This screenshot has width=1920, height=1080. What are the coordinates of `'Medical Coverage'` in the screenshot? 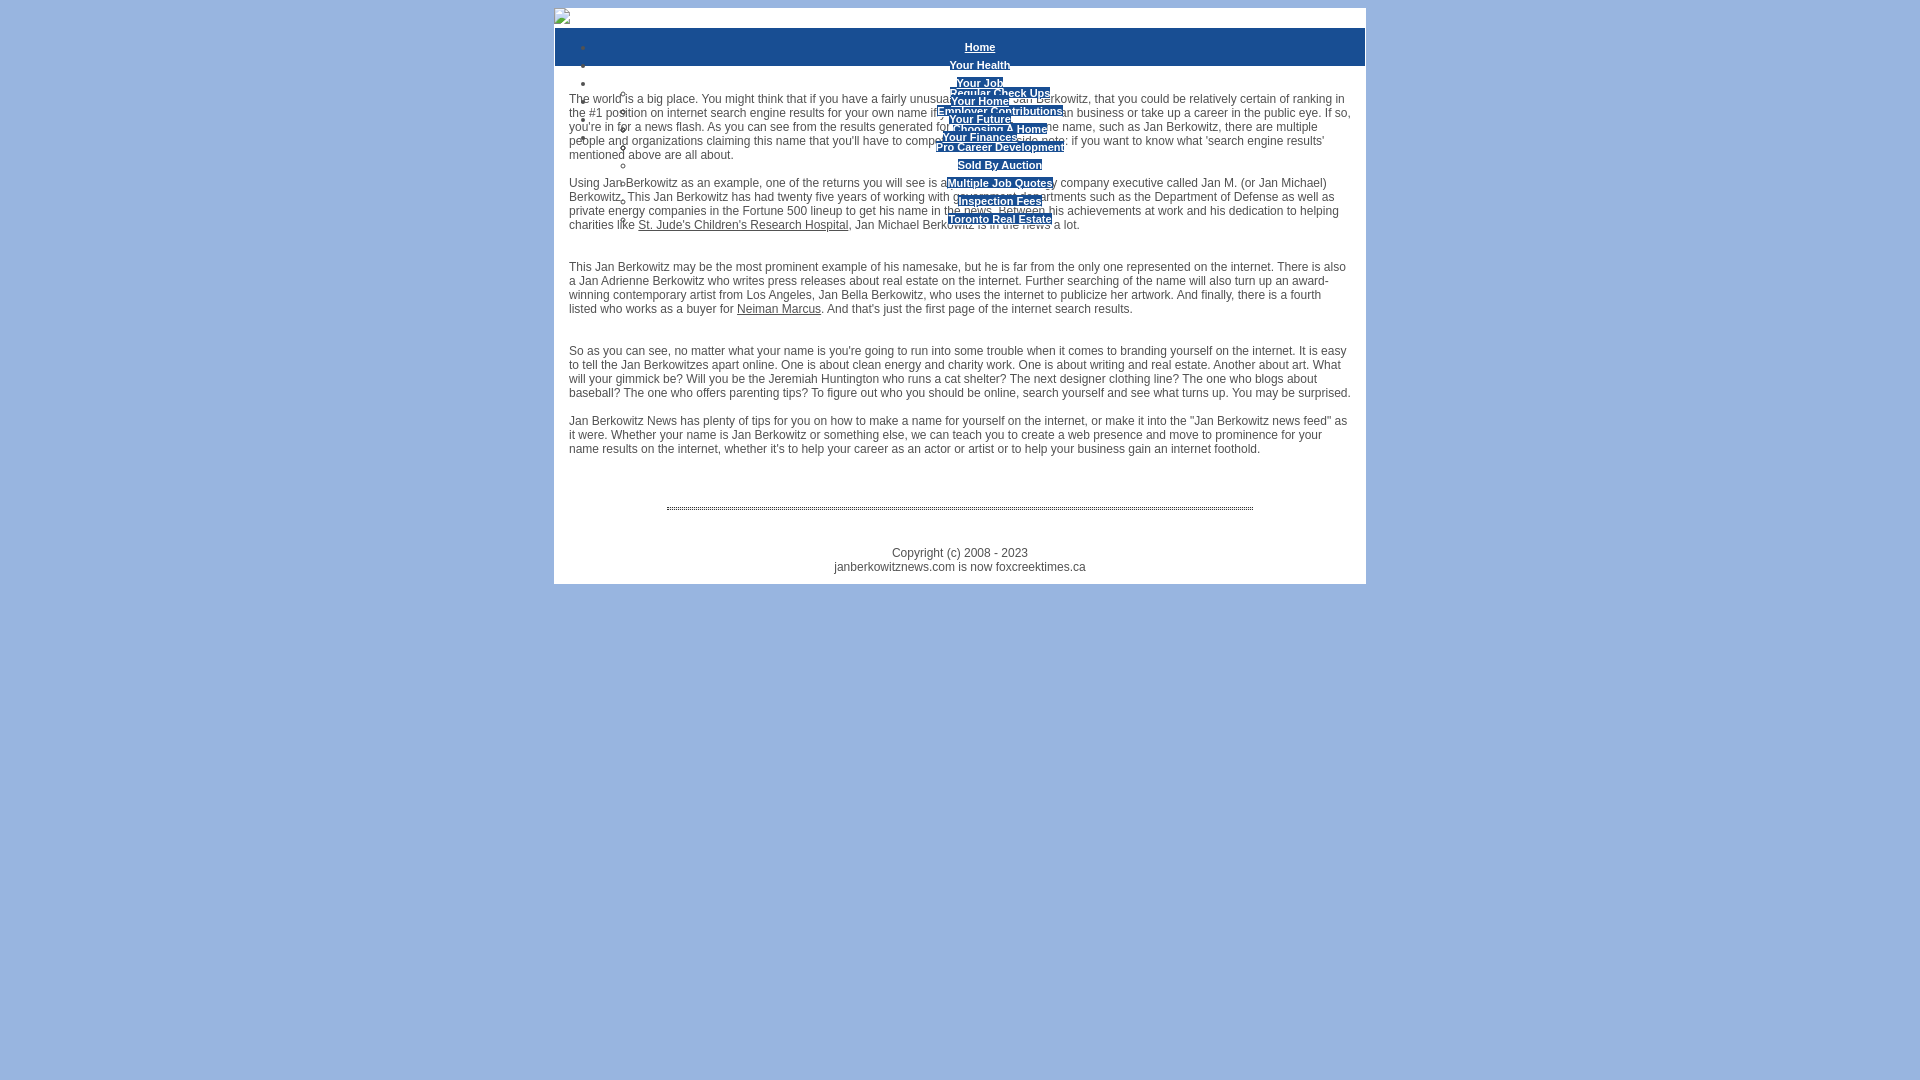 It's located at (952, 145).